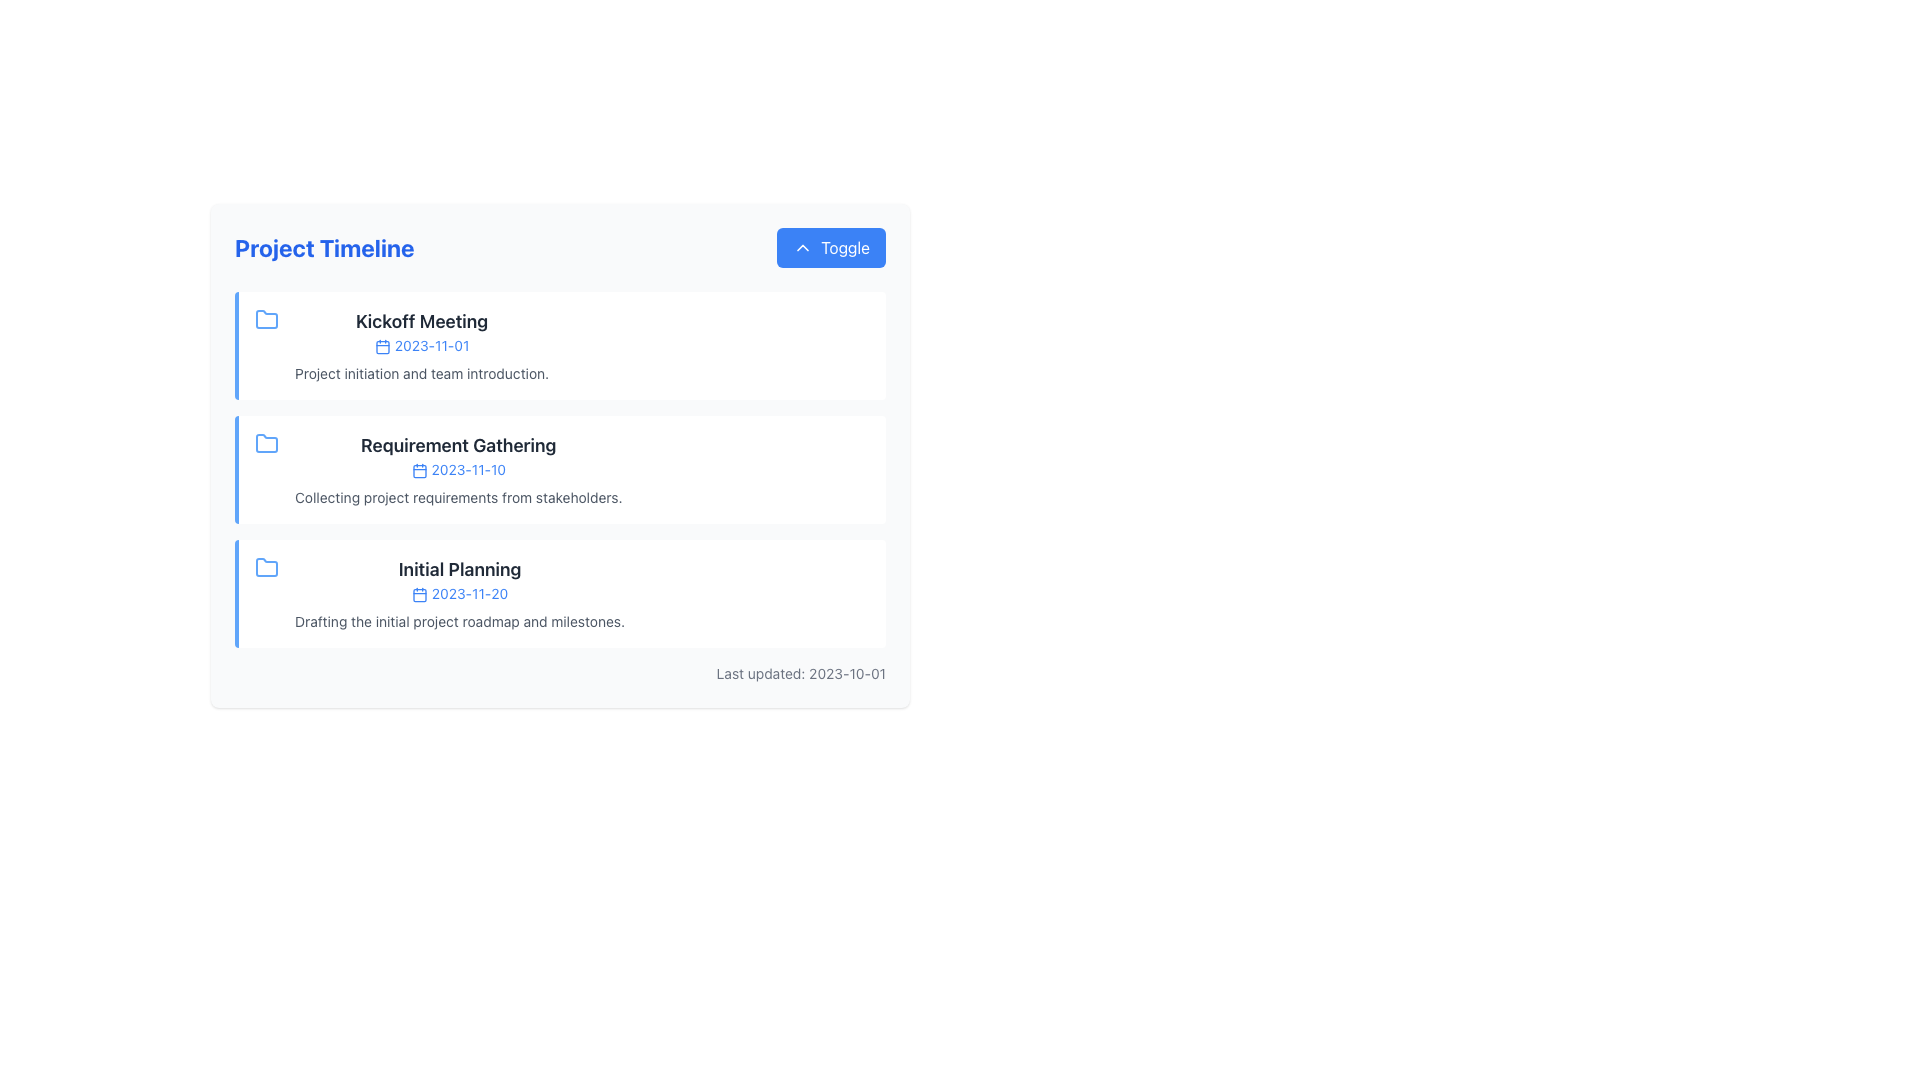  What do you see at coordinates (421, 320) in the screenshot?
I see `the text label serving as the title for the 'Kickoff Meeting' in the 'Project Timeline' section, which is positioned above the date and description` at bounding box center [421, 320].